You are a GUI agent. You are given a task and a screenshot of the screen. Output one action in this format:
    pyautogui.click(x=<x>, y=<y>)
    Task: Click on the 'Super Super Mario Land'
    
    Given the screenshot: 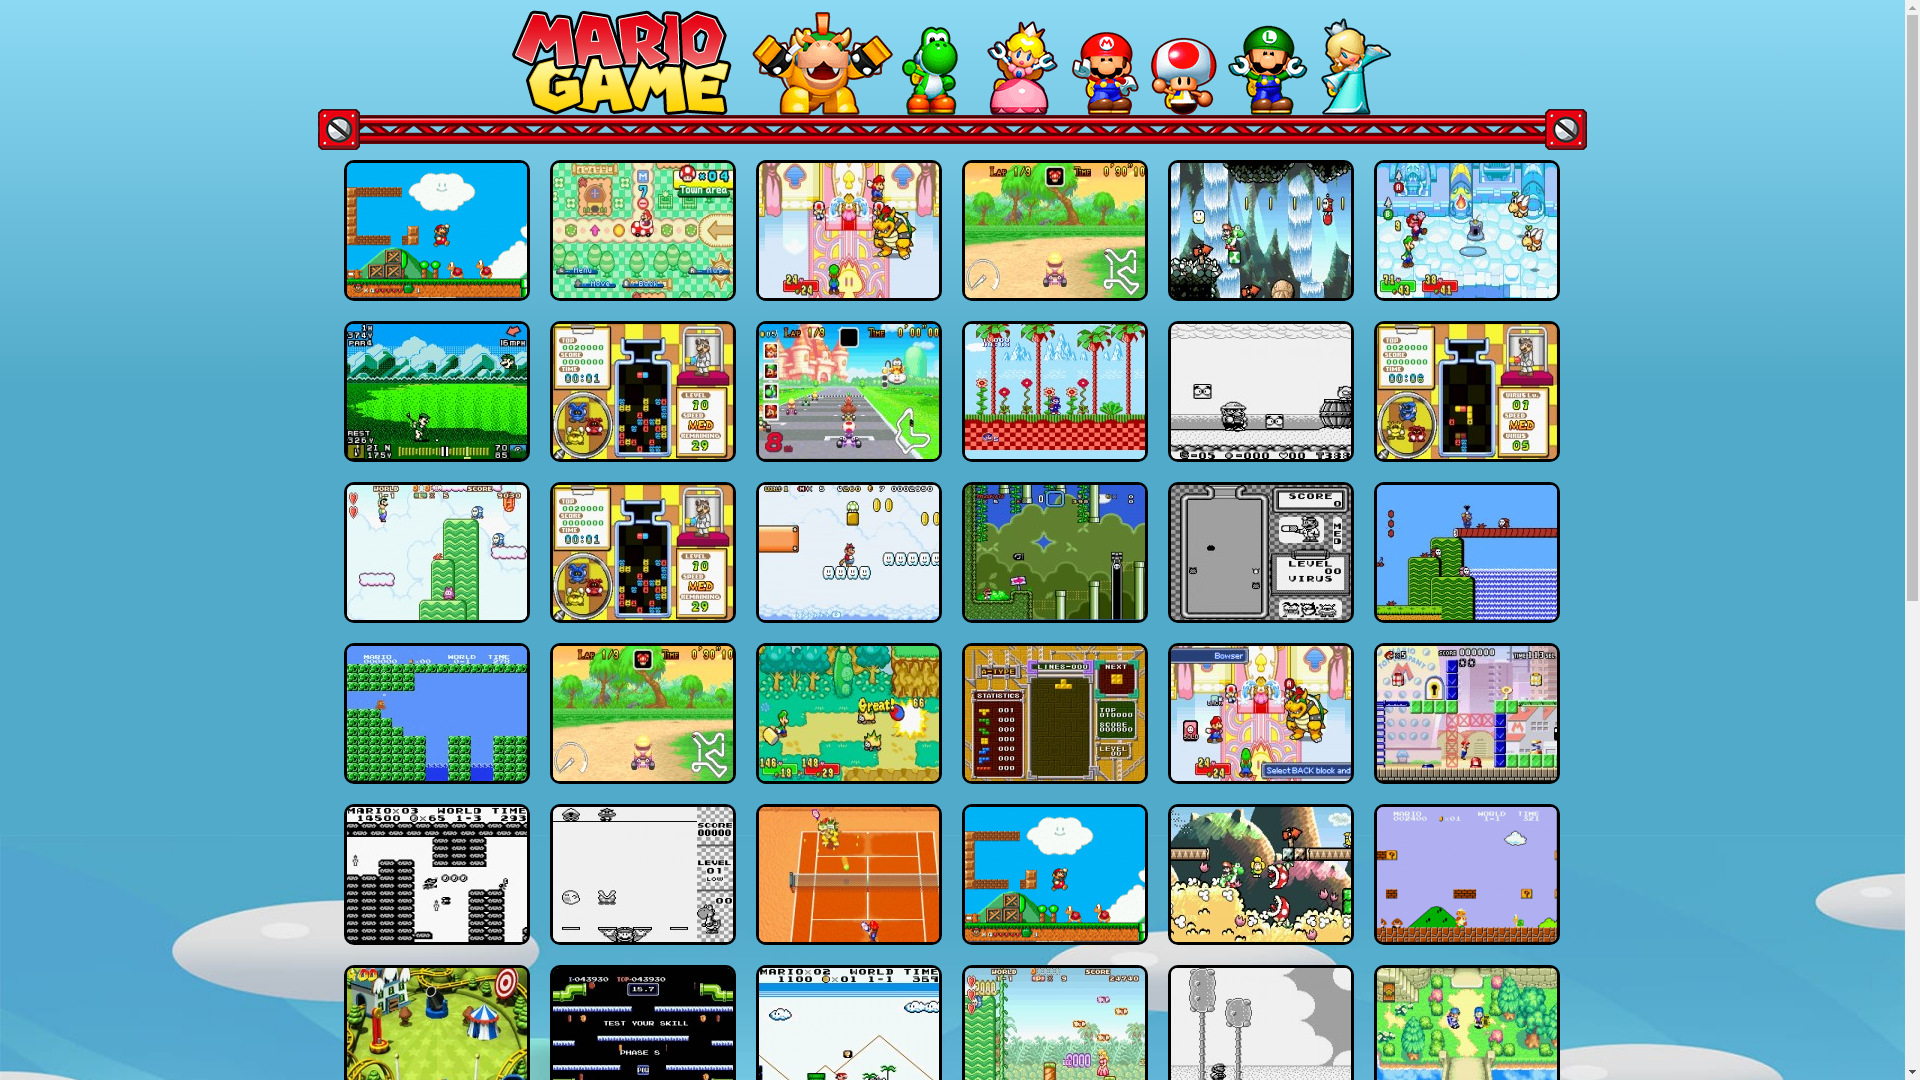 What is the action you would take?
    pyautogui.click(x=435, y=871)
    